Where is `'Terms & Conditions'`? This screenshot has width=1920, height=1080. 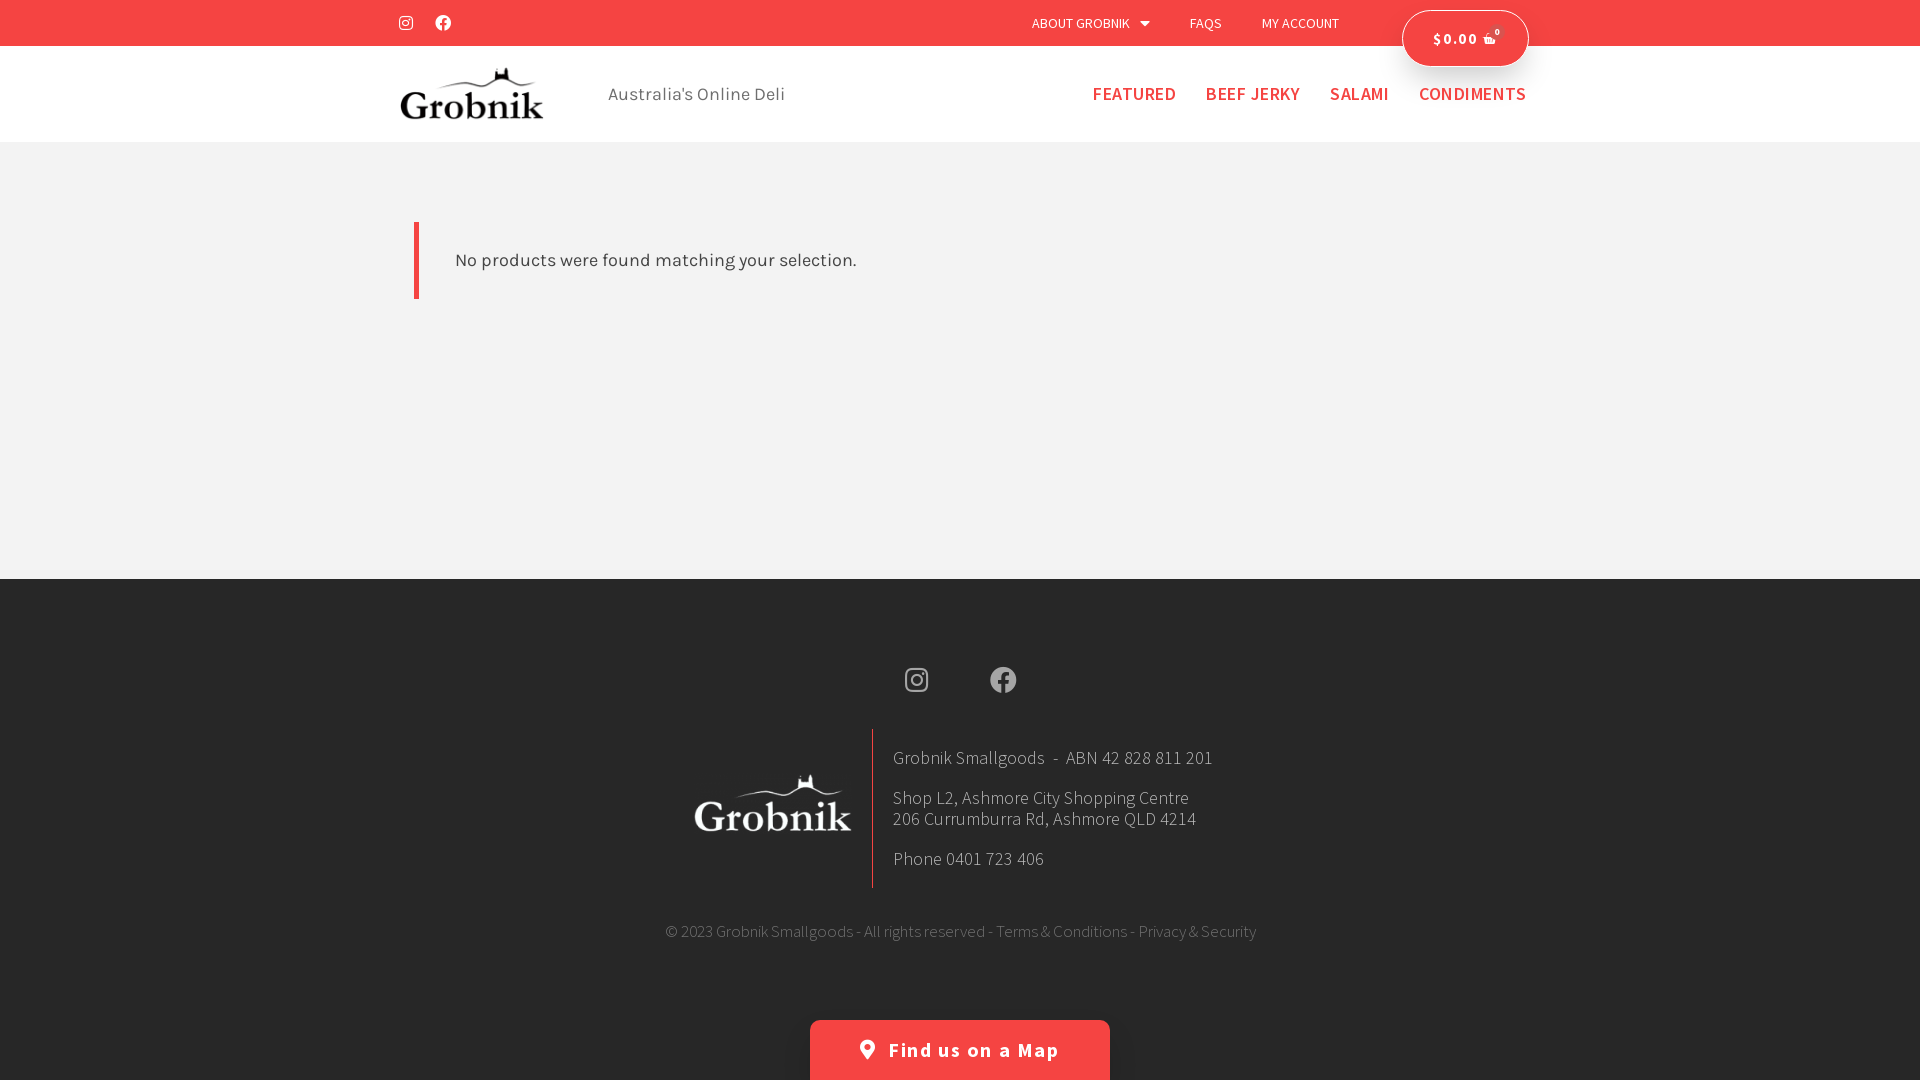
'Terms & Conditions' is located at coordinates (996, 930).